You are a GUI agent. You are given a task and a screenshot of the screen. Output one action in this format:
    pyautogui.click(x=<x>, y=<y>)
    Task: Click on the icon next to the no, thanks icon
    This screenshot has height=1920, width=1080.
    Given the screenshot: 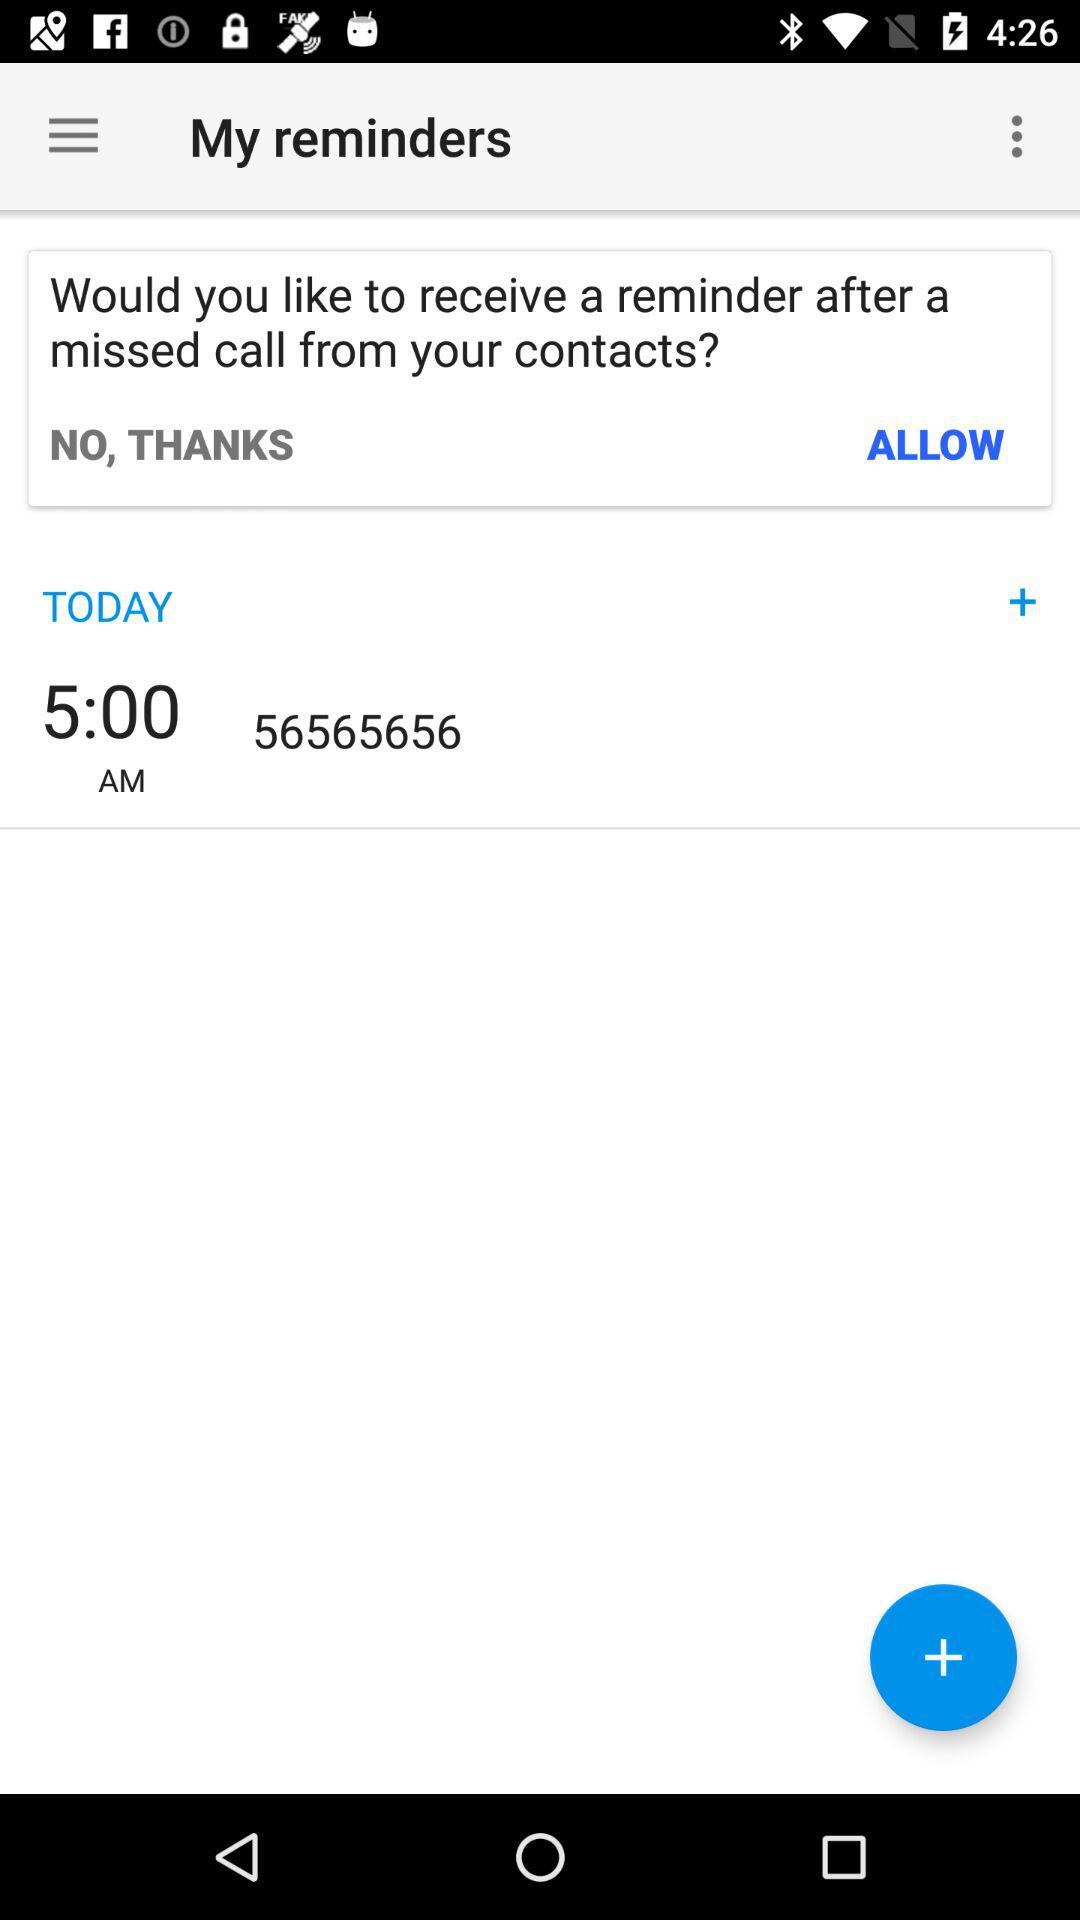 What is the action you would take?
    pyautogui.click(x=936, y=442)
    